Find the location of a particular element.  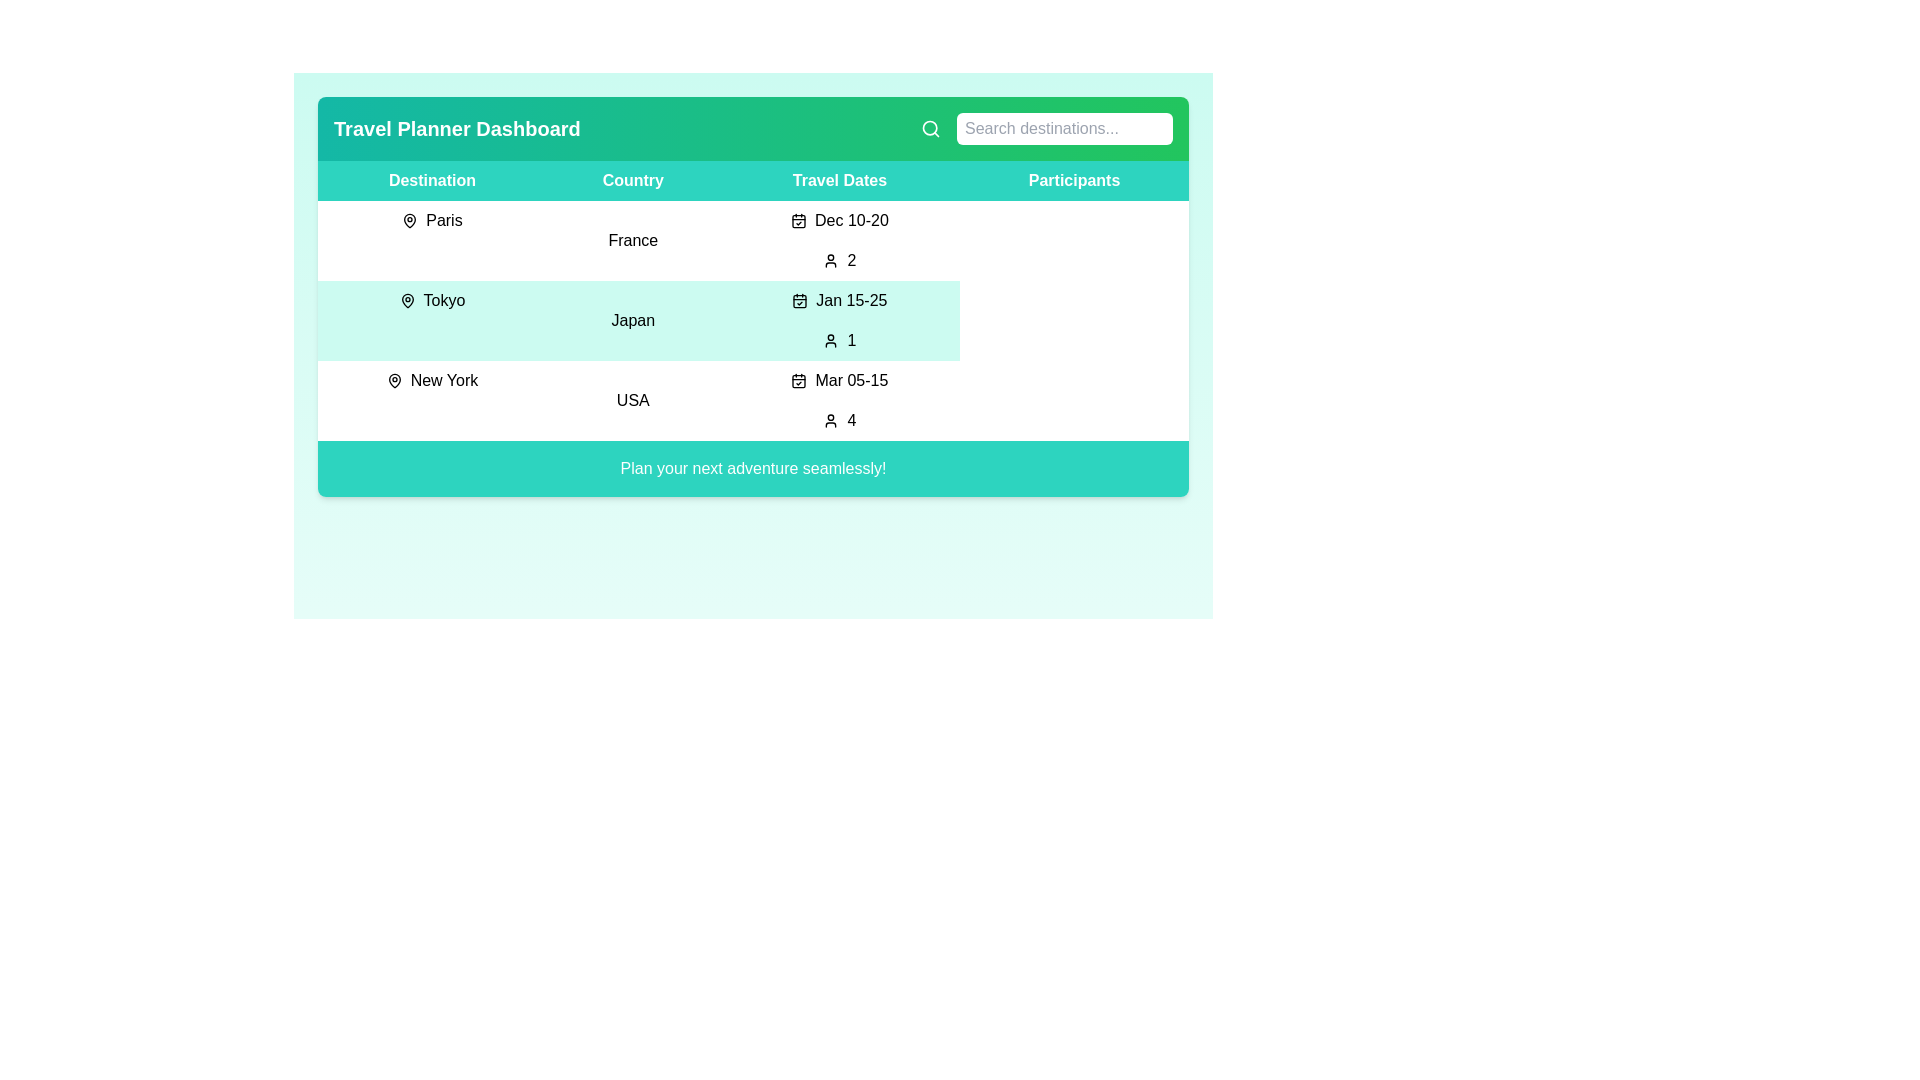

text is located at coordinates (1045, 128).